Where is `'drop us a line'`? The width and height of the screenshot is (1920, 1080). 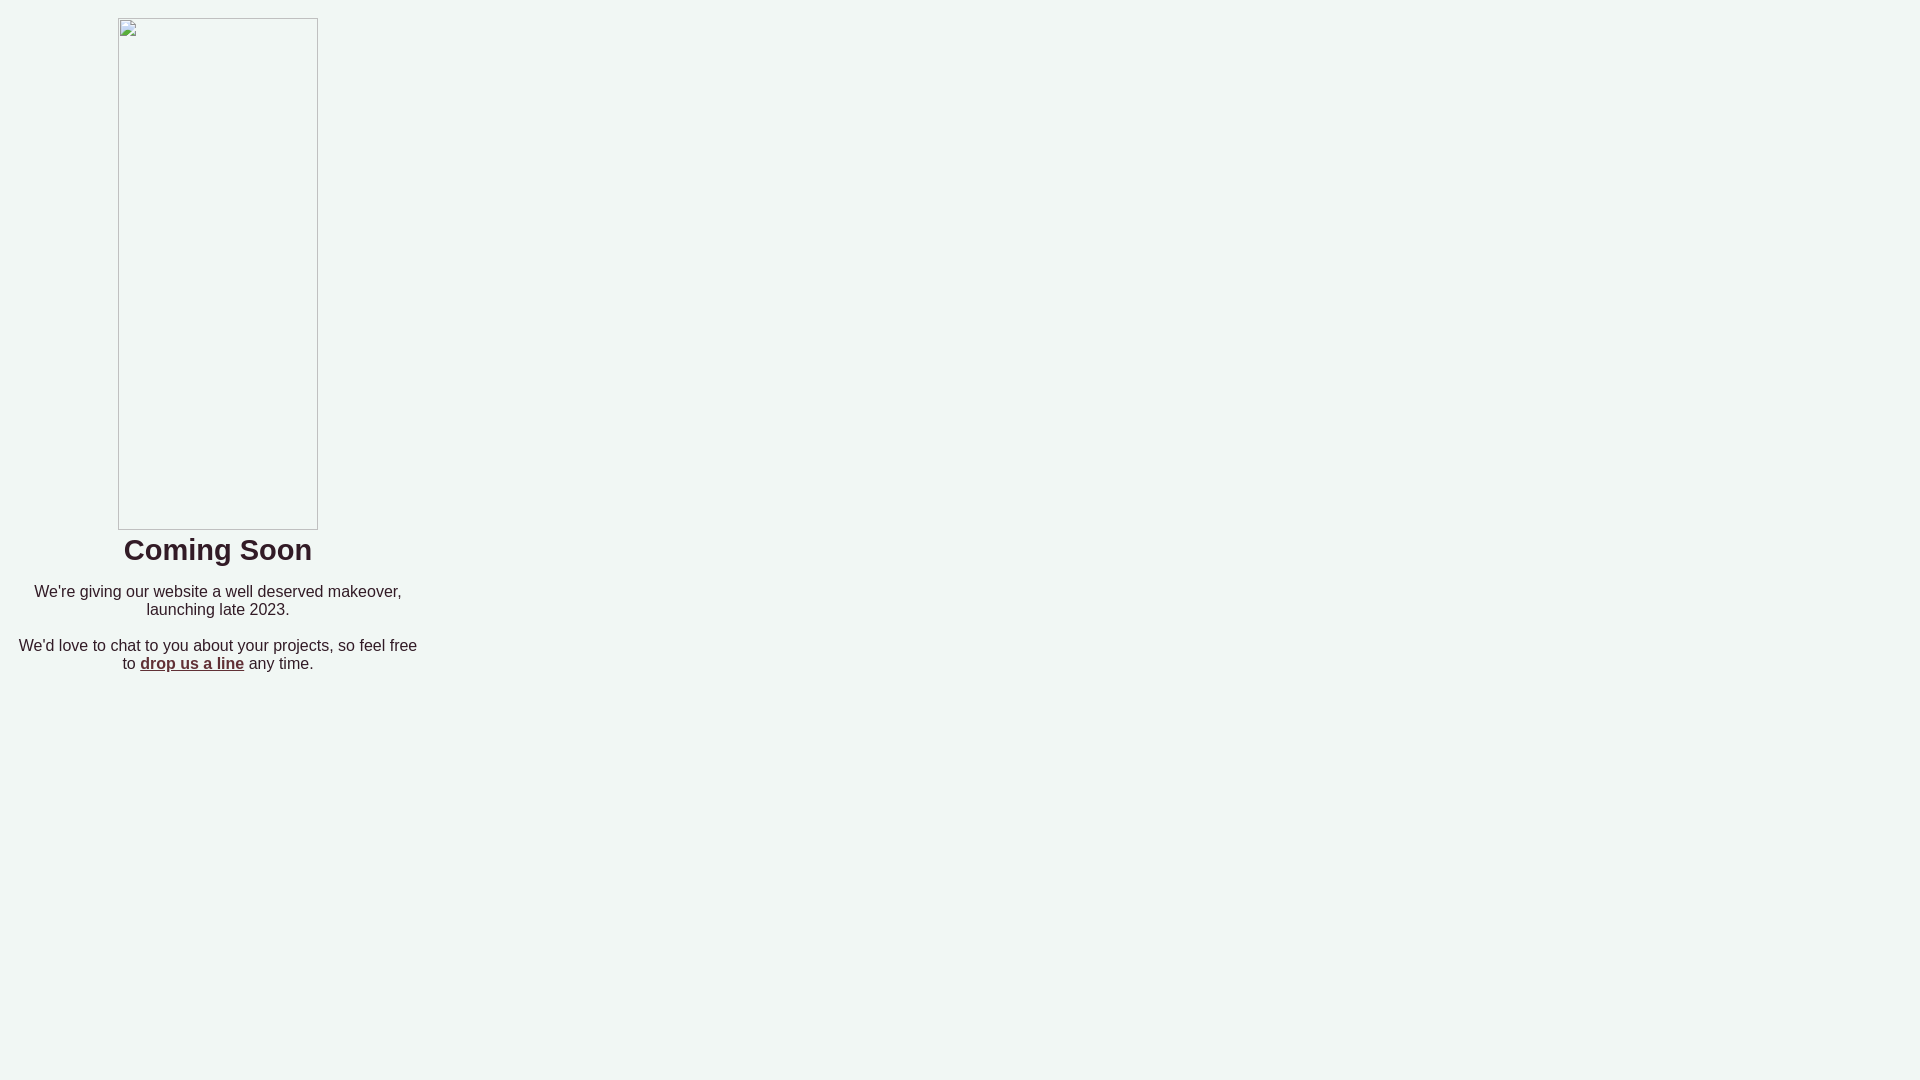 'drop us a line' is located at coordinates (192, 663).